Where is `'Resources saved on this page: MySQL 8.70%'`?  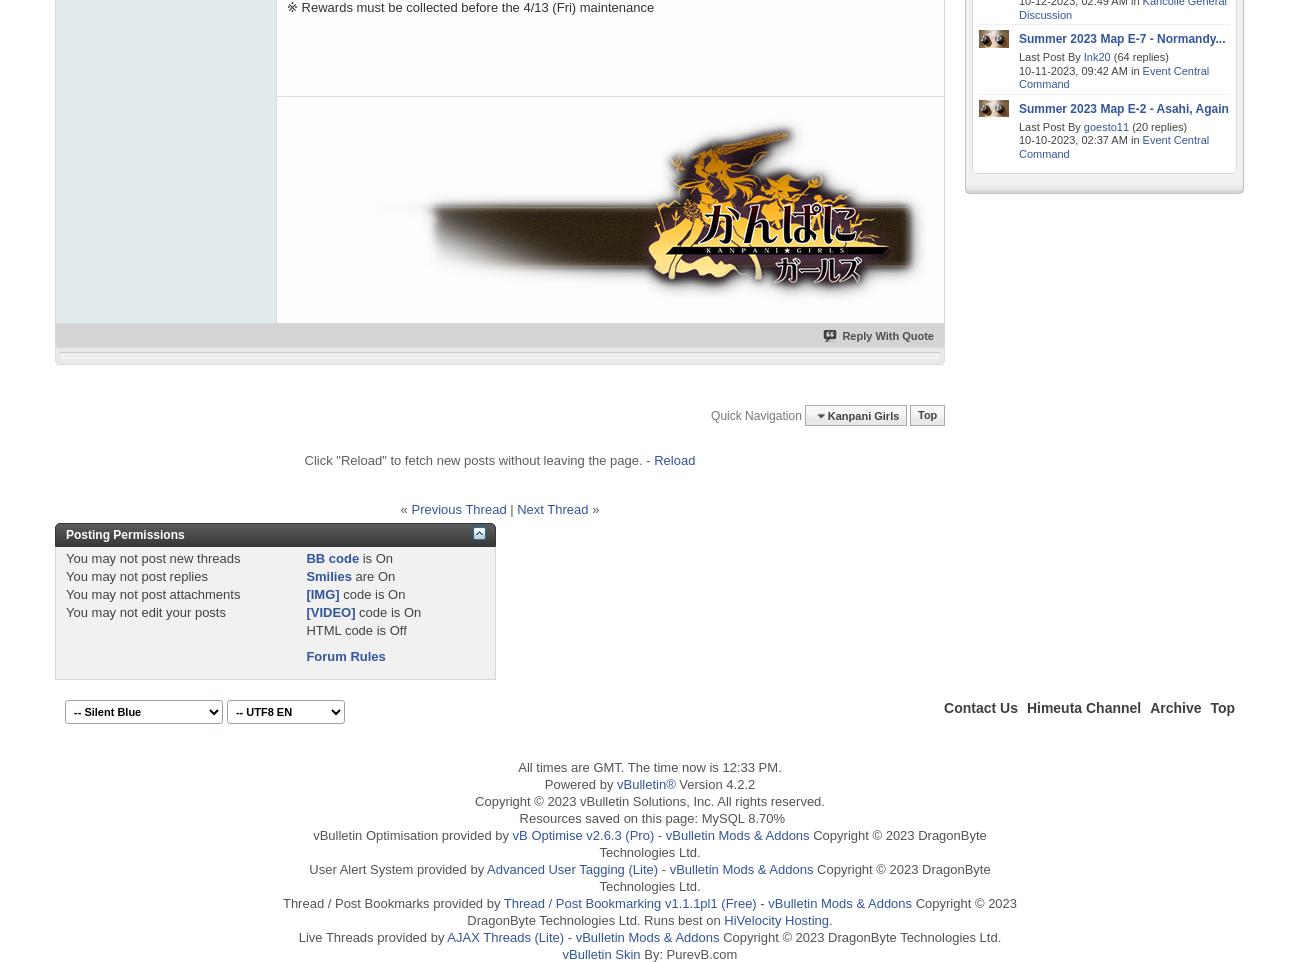 'Resources saved on this page: MySQL 8.70%' is located at coordinates (518, 817).